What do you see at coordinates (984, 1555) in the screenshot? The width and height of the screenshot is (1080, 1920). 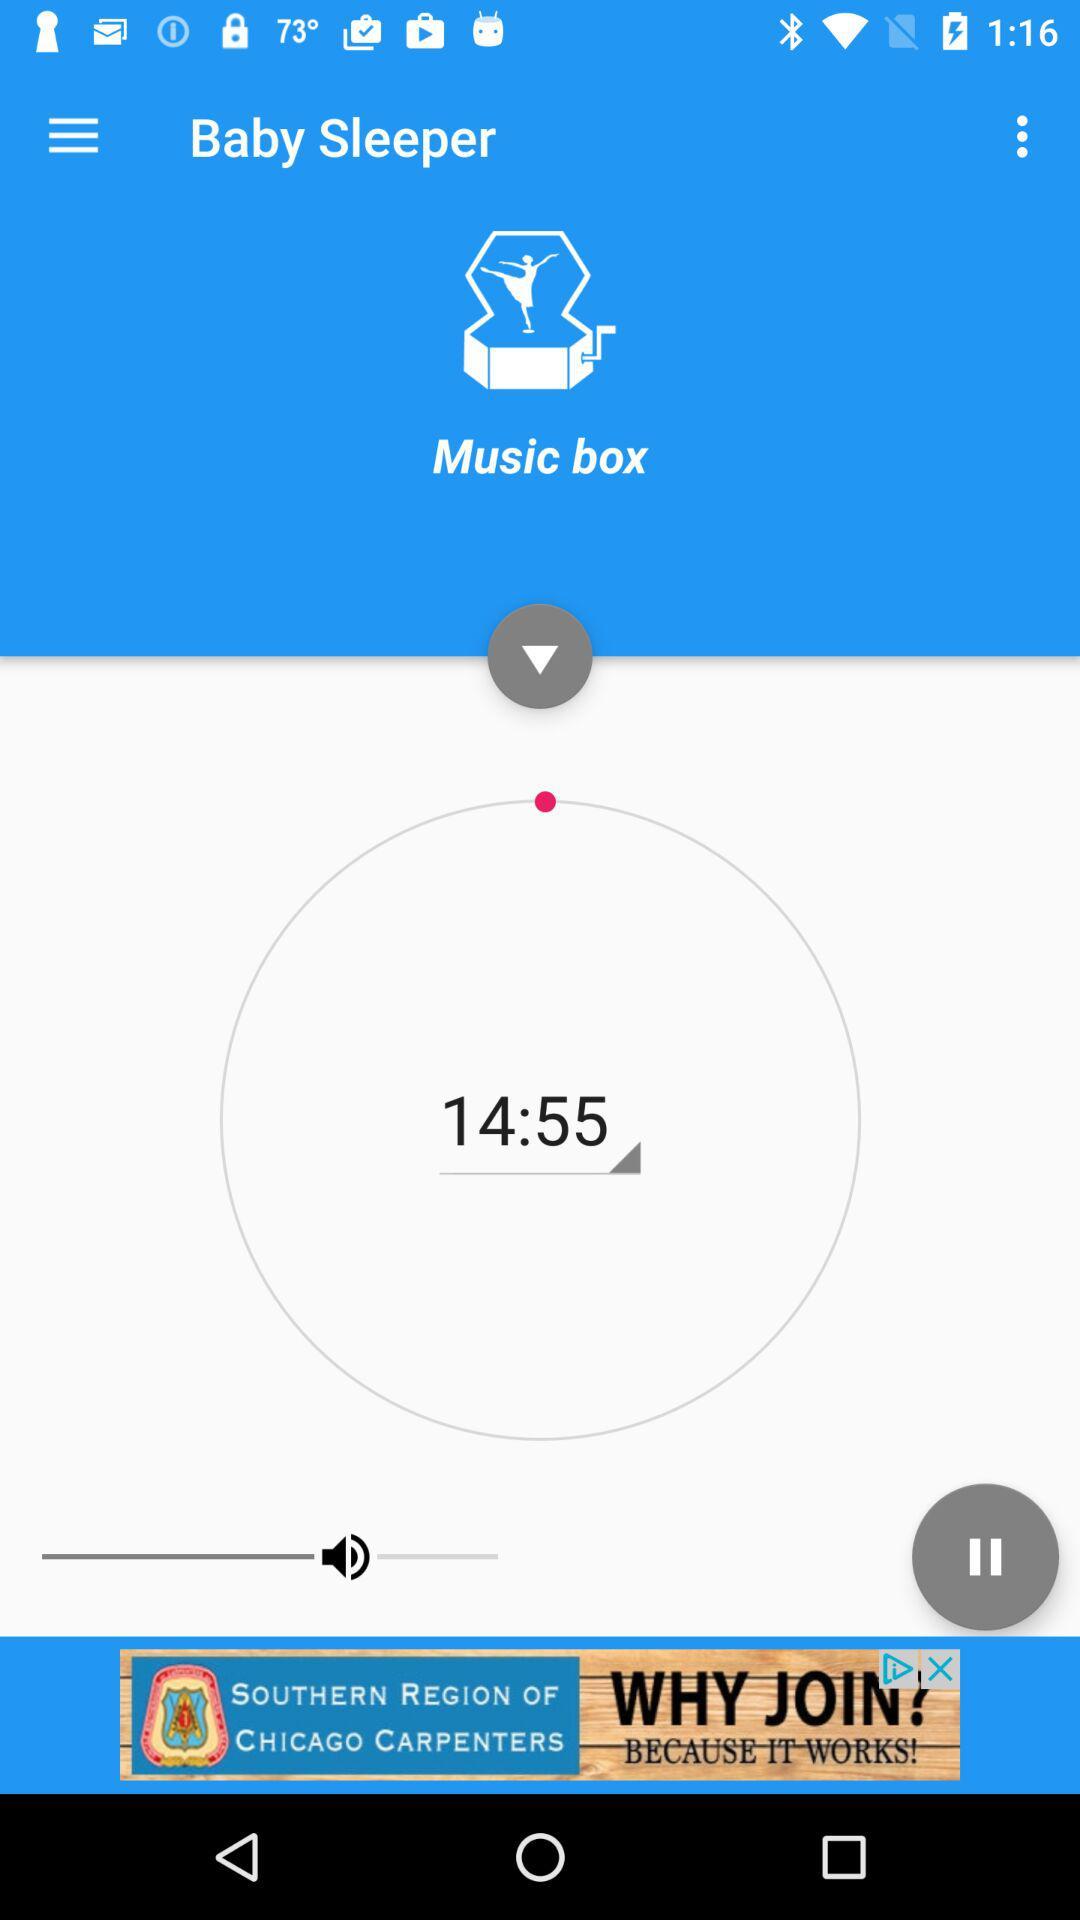 I see `pause the track` at bounding box center [984, 1555].